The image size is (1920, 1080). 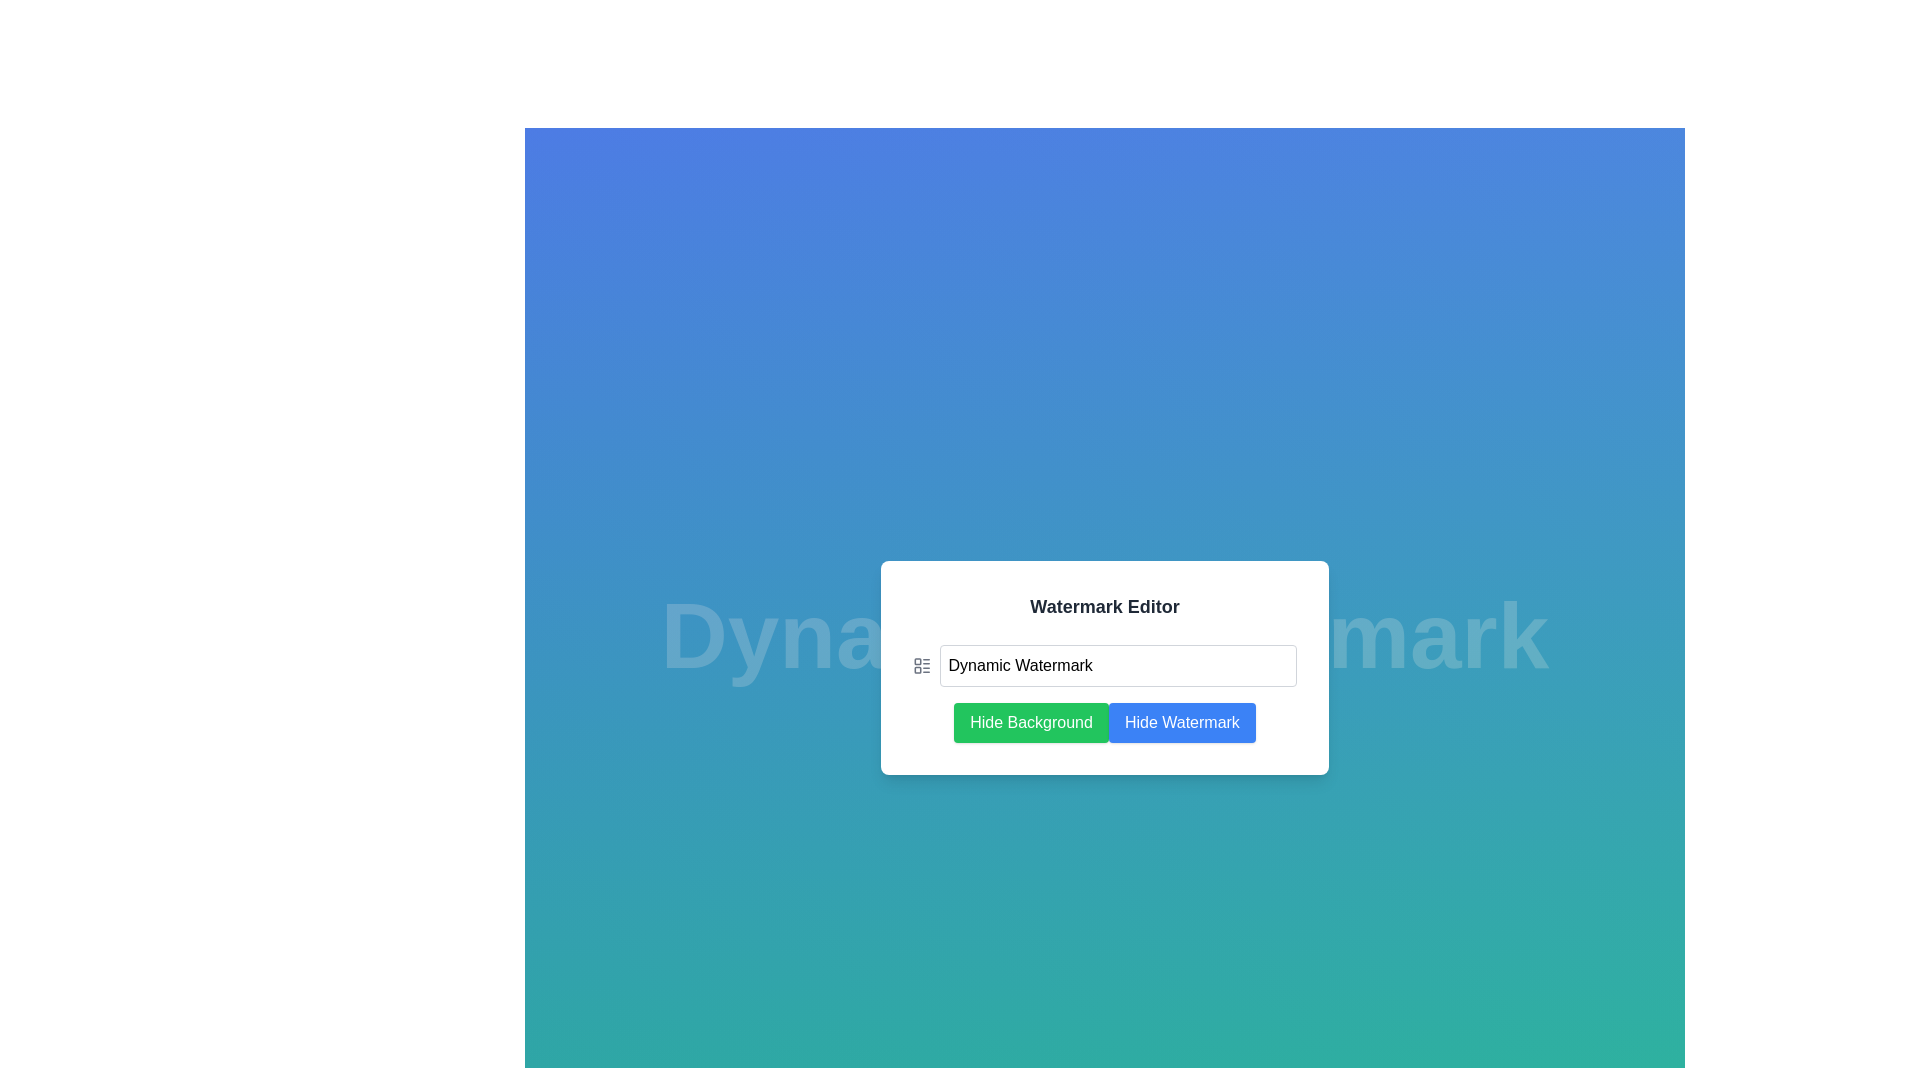 I want to click on the 'Watermark Editor' text label, which is displayed in bold dark gray font and serves as a header in a dialog interface, so click(x=1103, y=605).